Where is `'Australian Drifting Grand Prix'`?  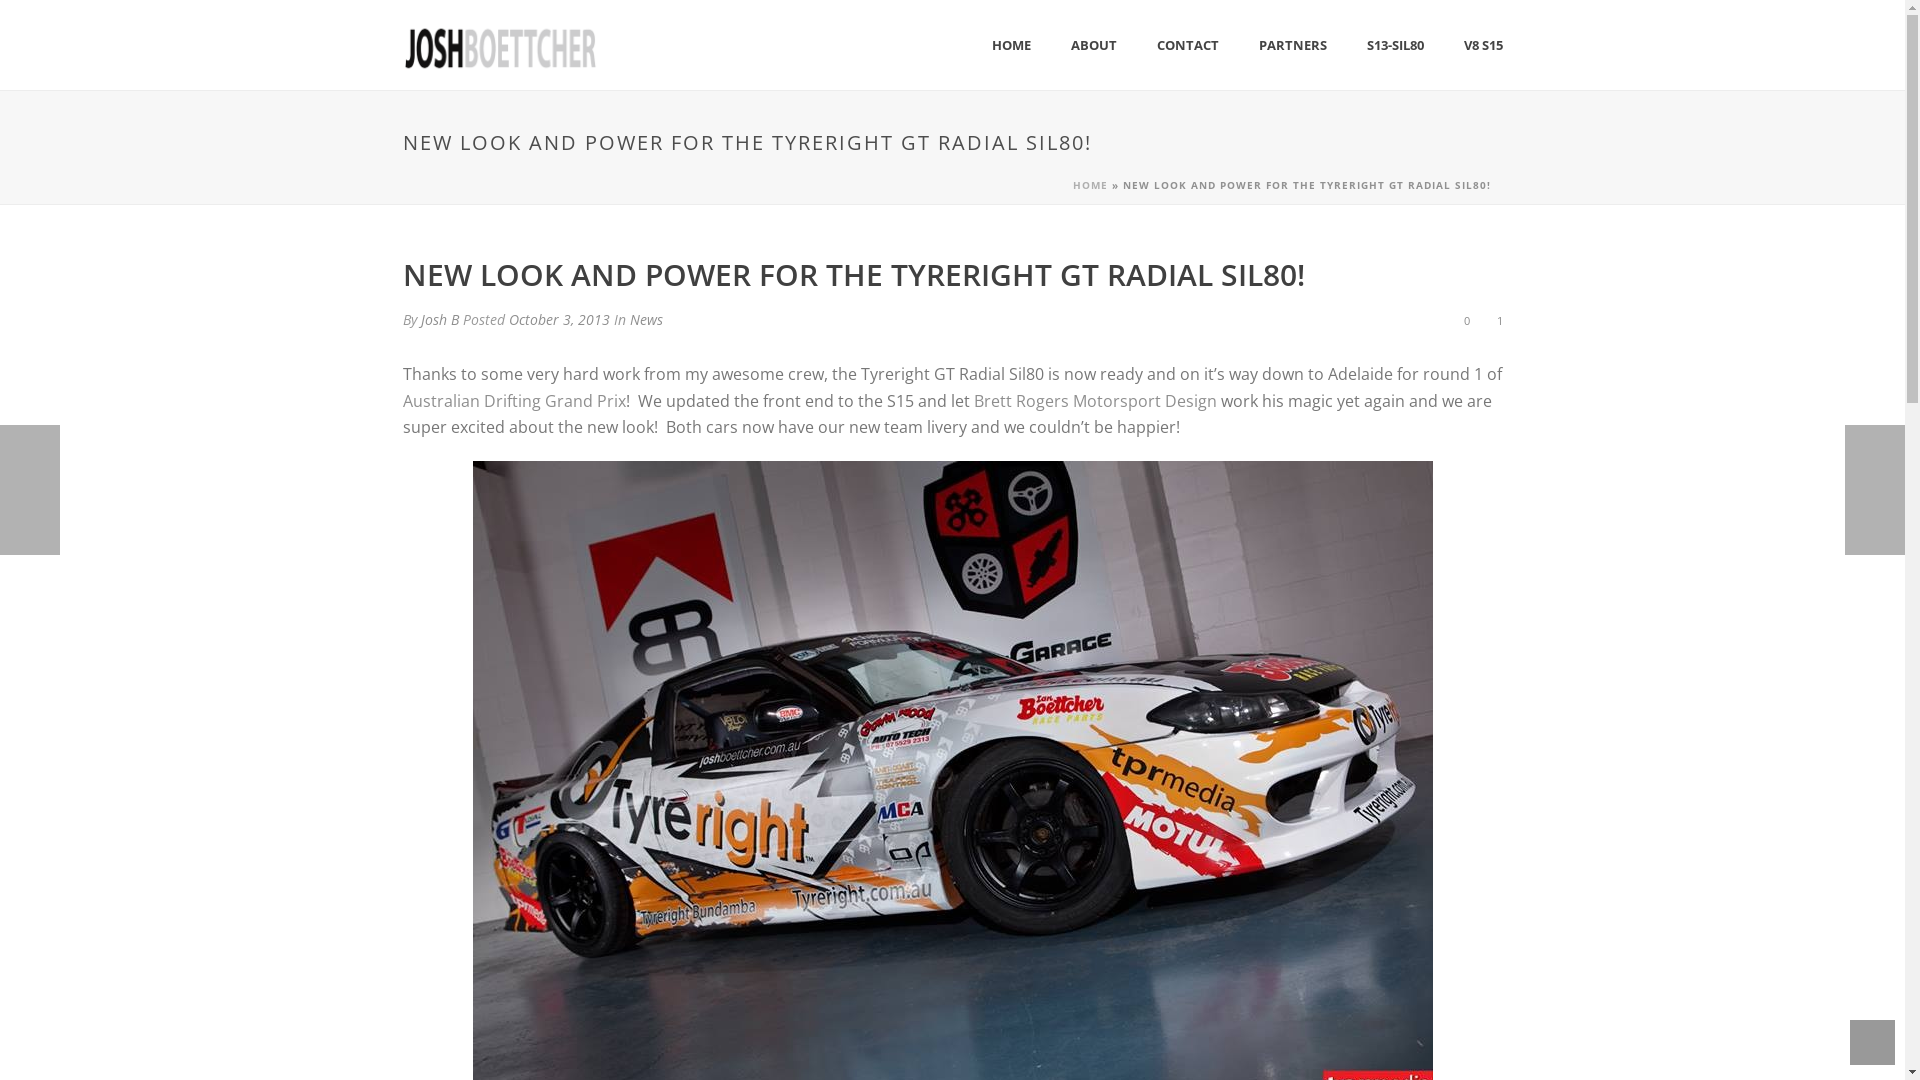
'Australian Drifting Grand Prix' is located at coordinates (513, 401).